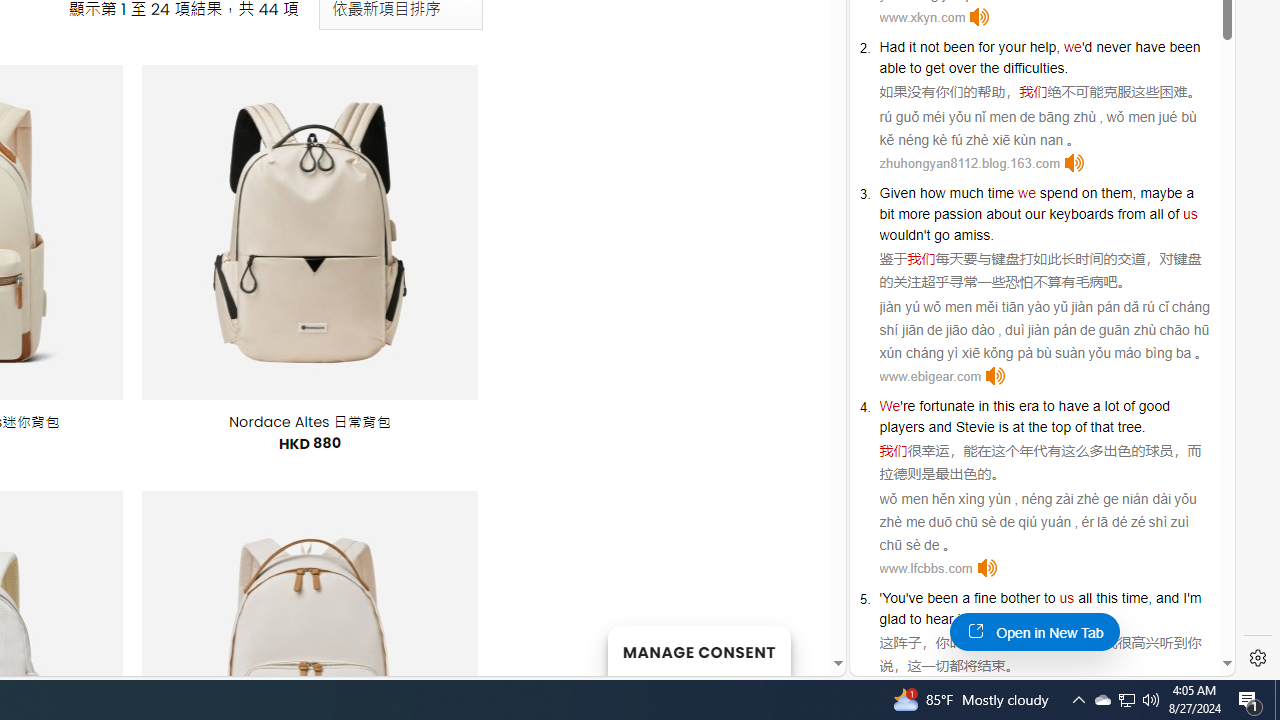 The height and width of the screenshot is (720, 1280). I want to click on 'good', so click(1153, 405).